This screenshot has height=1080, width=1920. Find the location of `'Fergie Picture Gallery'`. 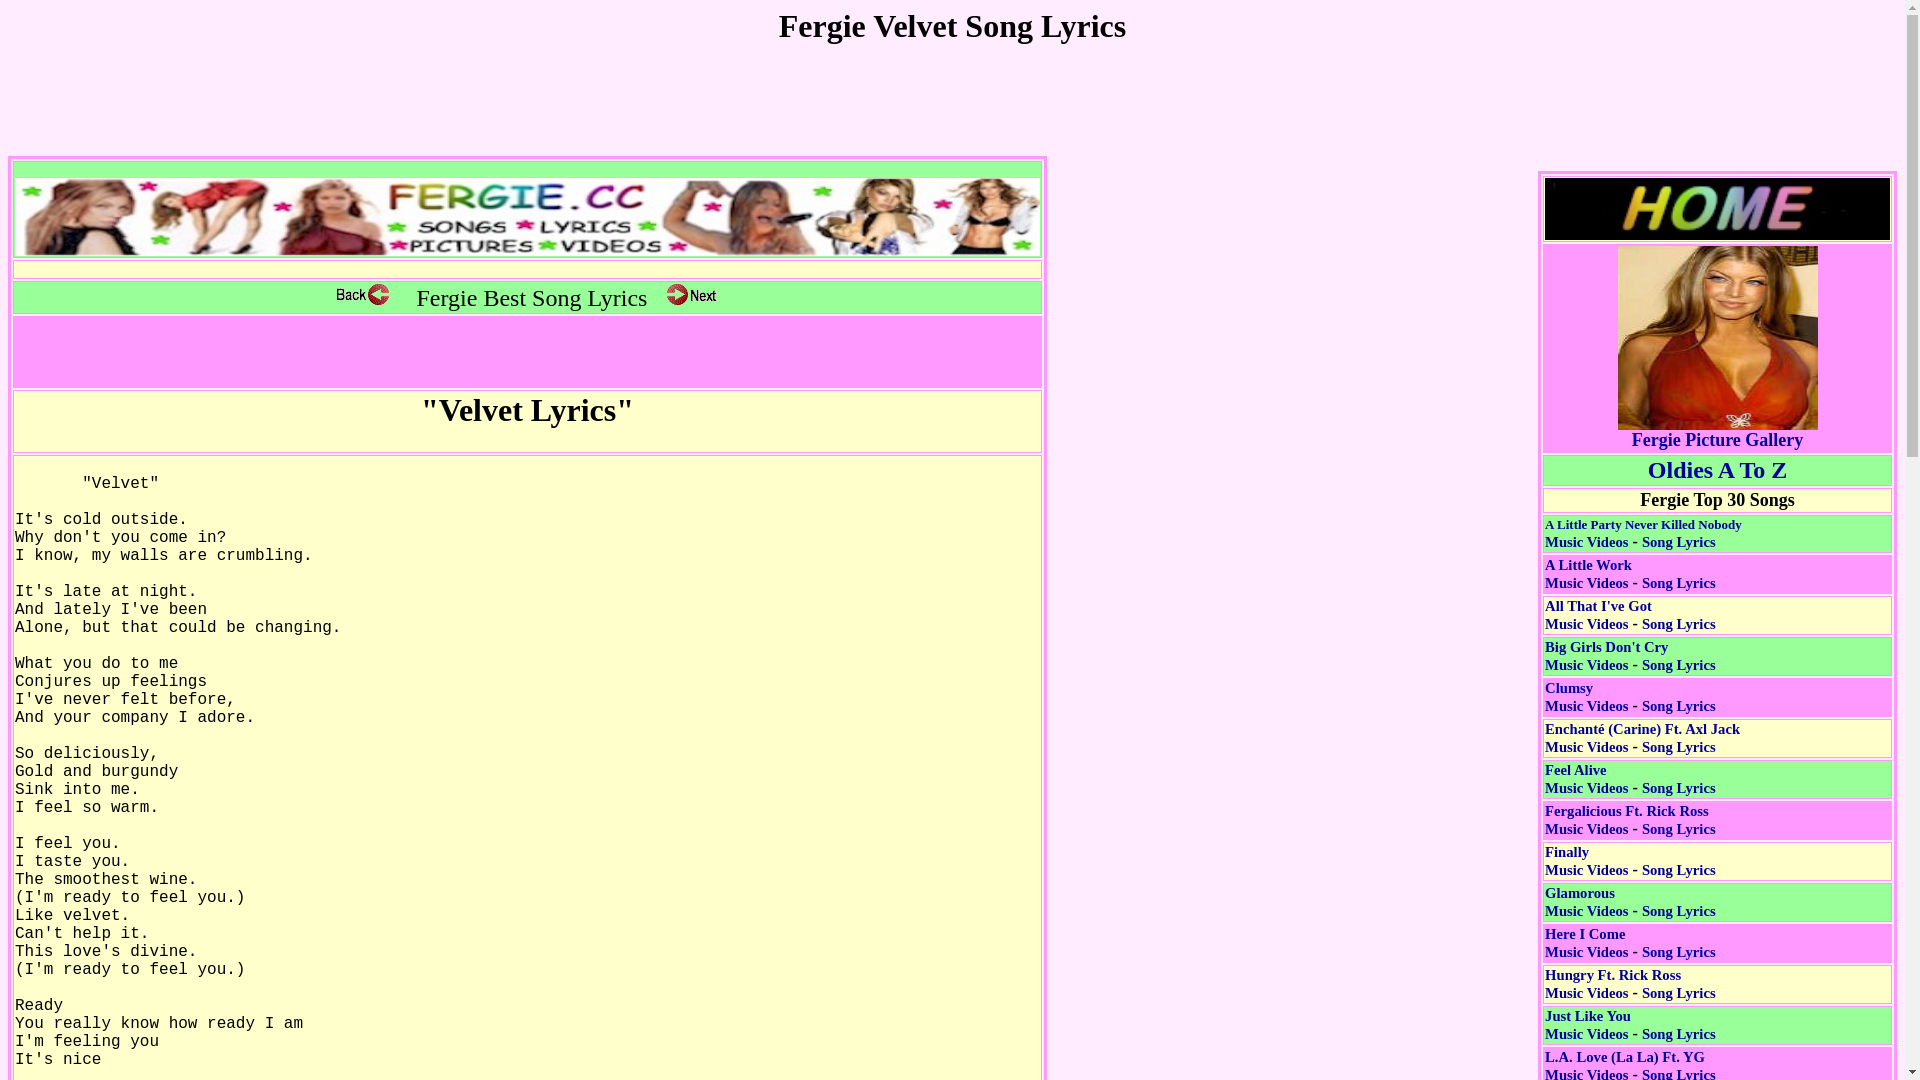

'Fergie Picture Gallery' is located at coordinates (1717, 431).